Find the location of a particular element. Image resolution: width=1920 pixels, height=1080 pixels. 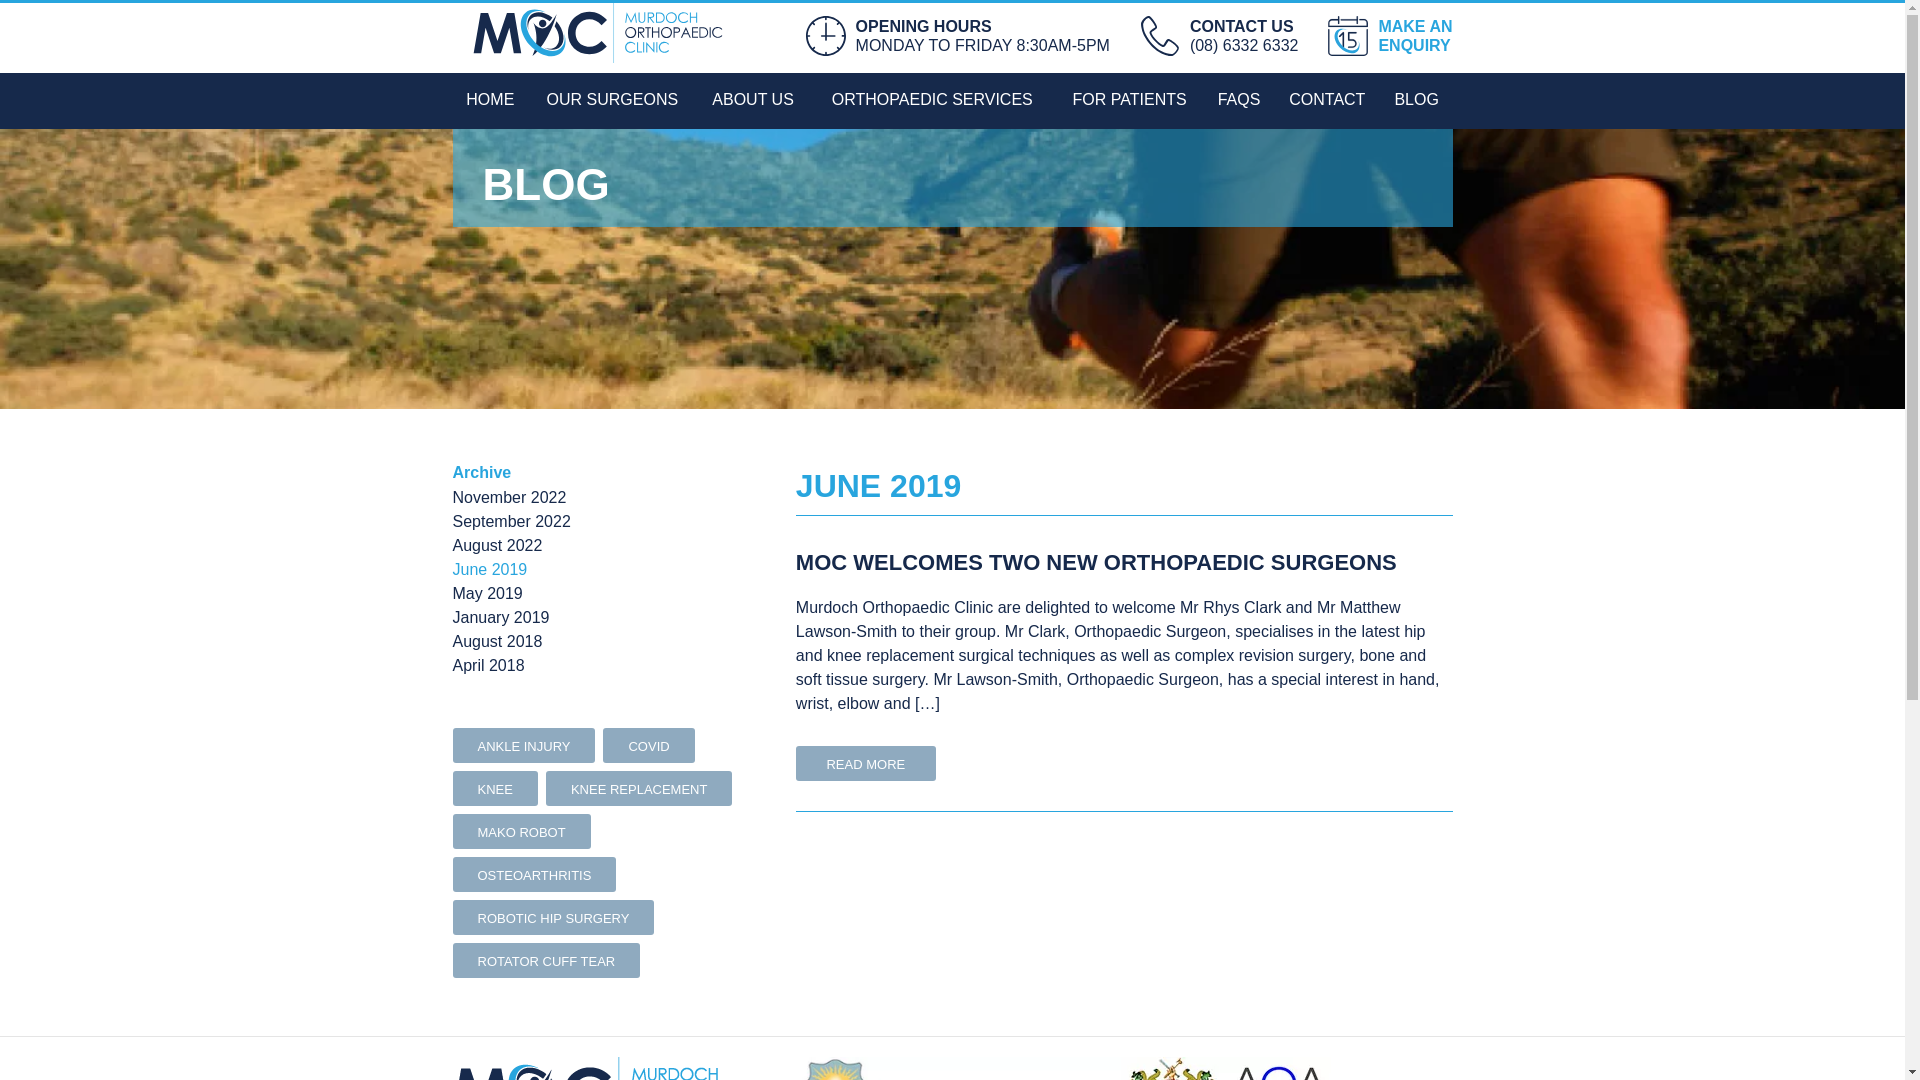

'CONTACT' is located at coordinates (1327, 100).